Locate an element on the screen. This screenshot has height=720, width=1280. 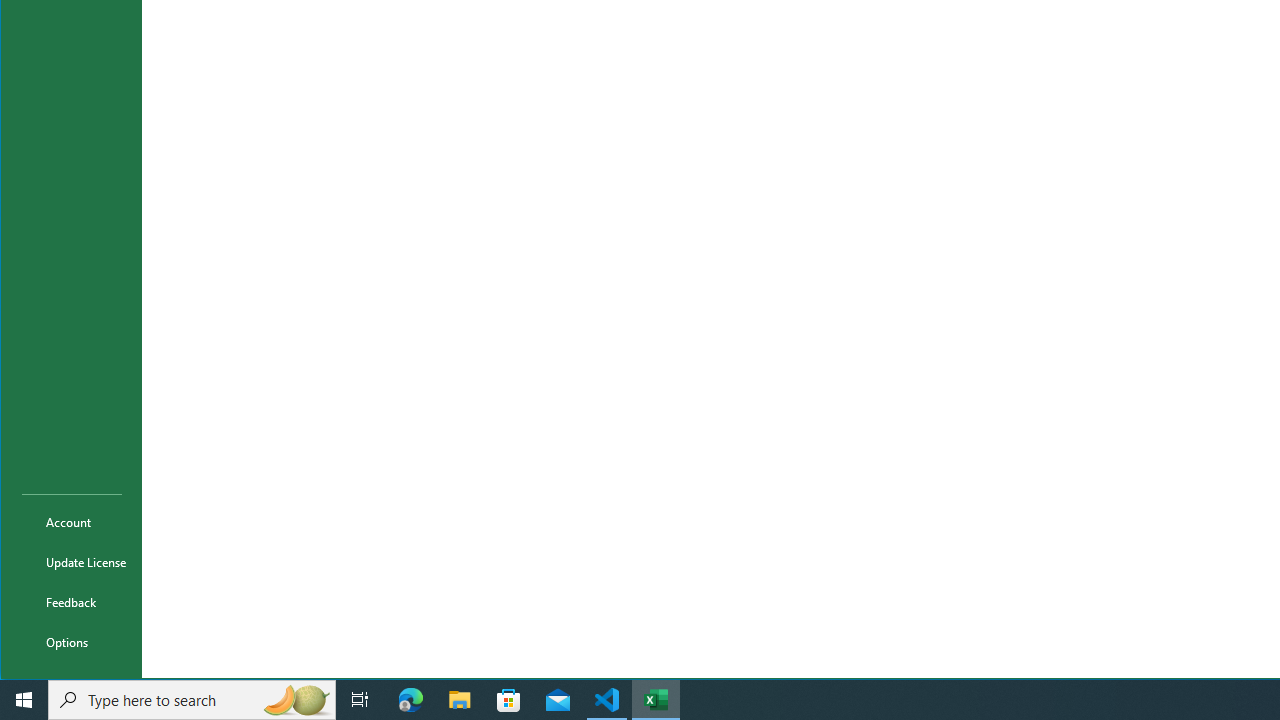
'File Explorer' is located at coordinates (459, 698).